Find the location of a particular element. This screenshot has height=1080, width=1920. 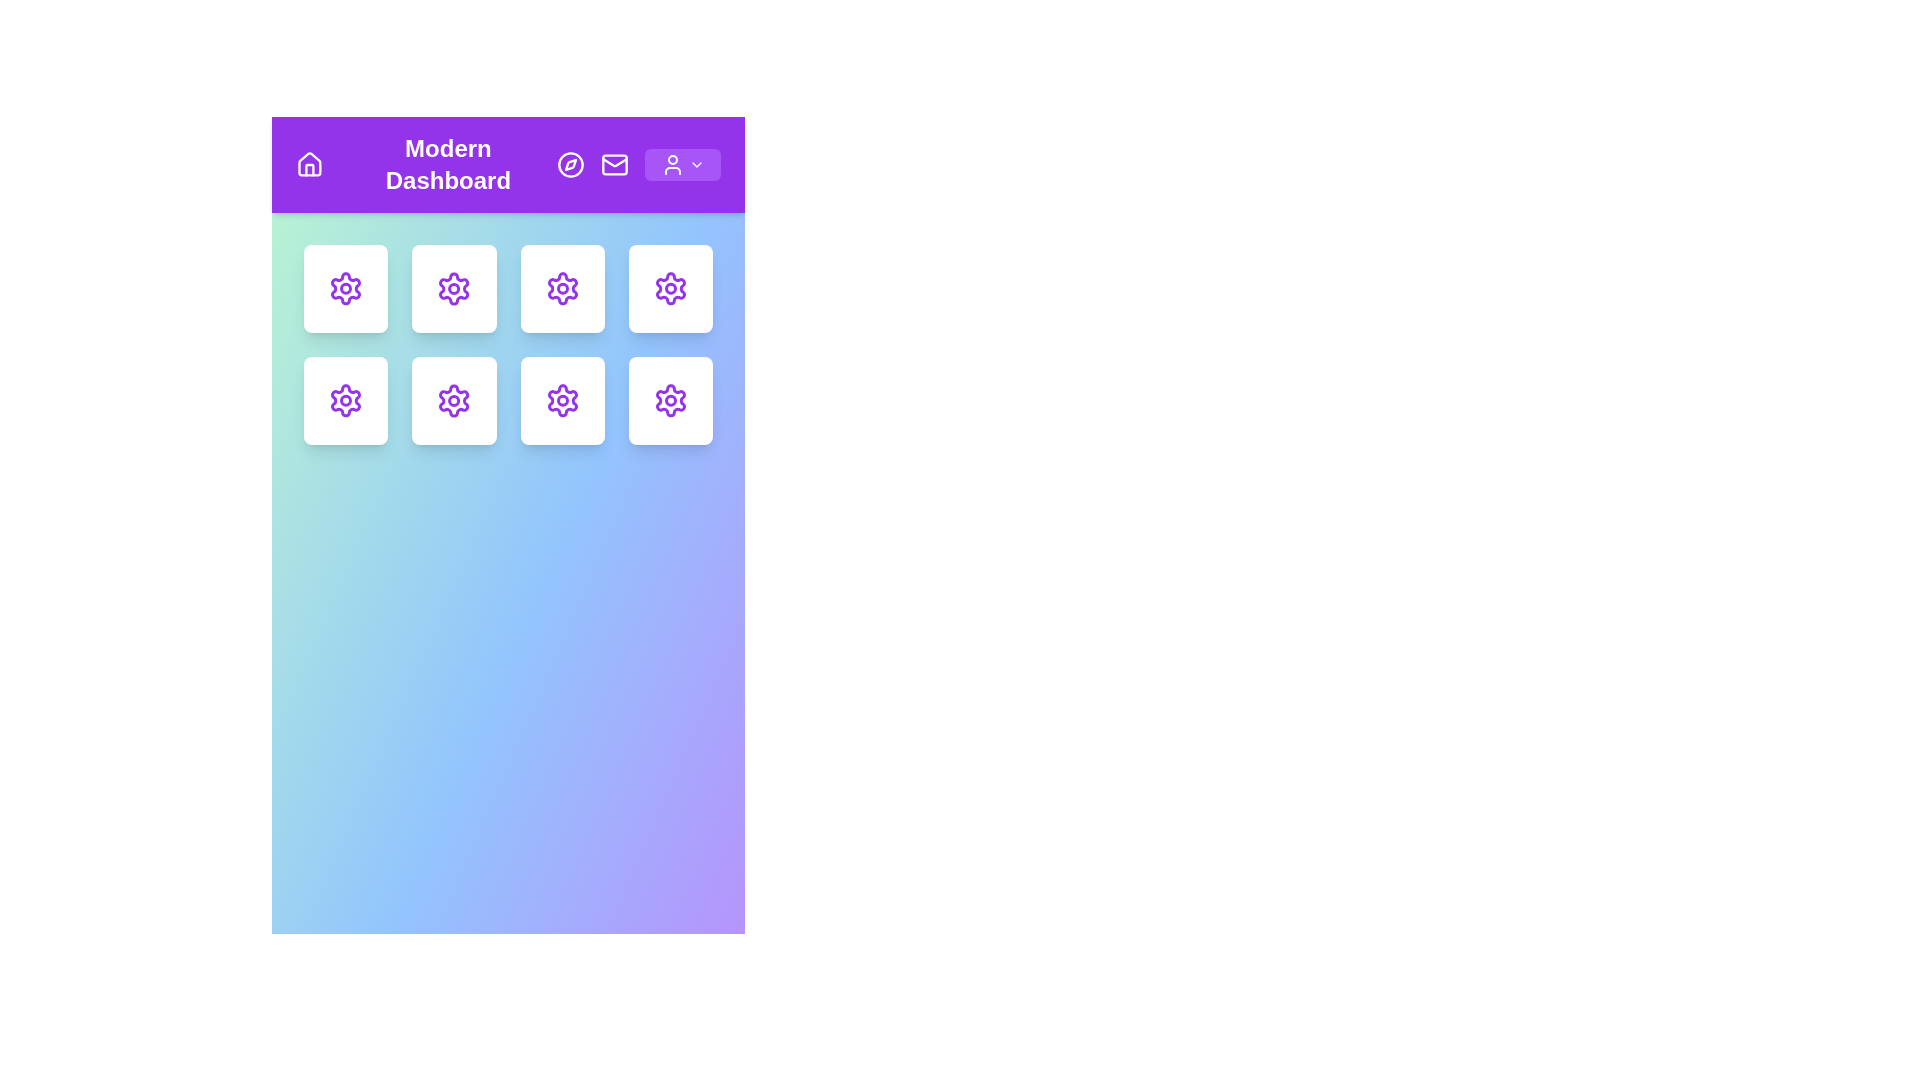

the Home navigation icon is located at coordinates (307, 164).